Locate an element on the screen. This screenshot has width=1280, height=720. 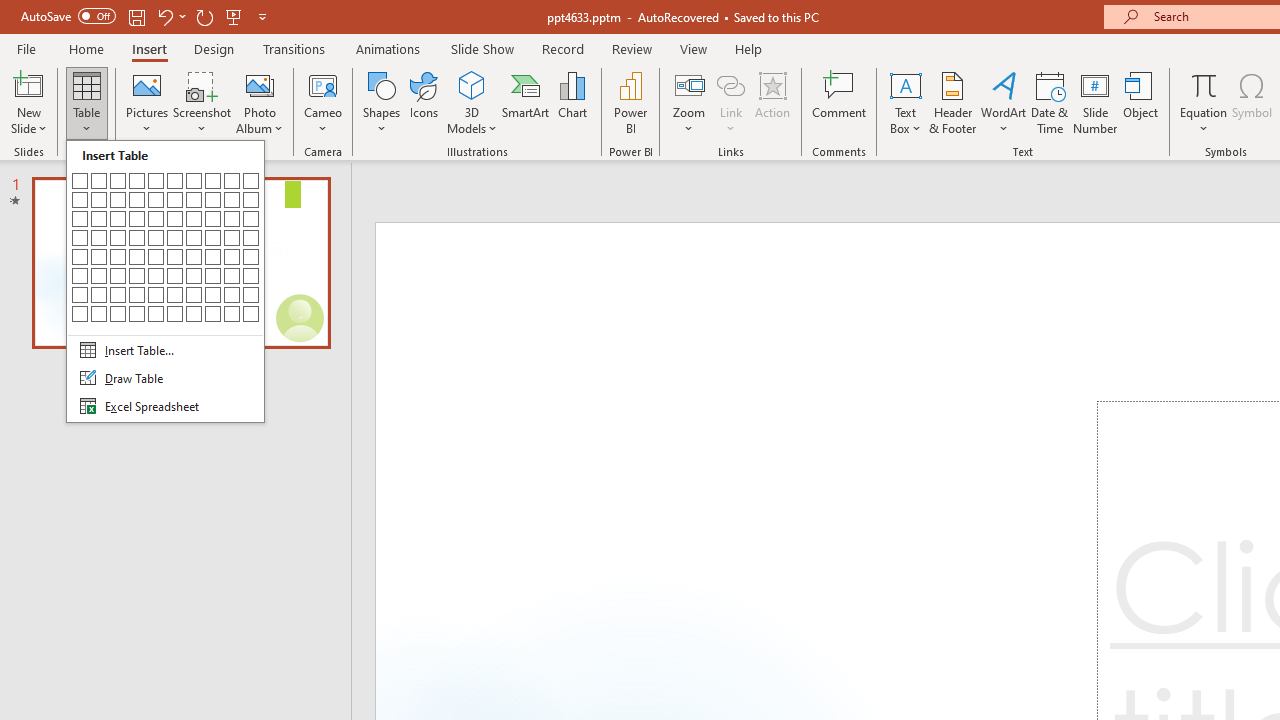
'Date & Time...' is located at coordinates (1049, 103).